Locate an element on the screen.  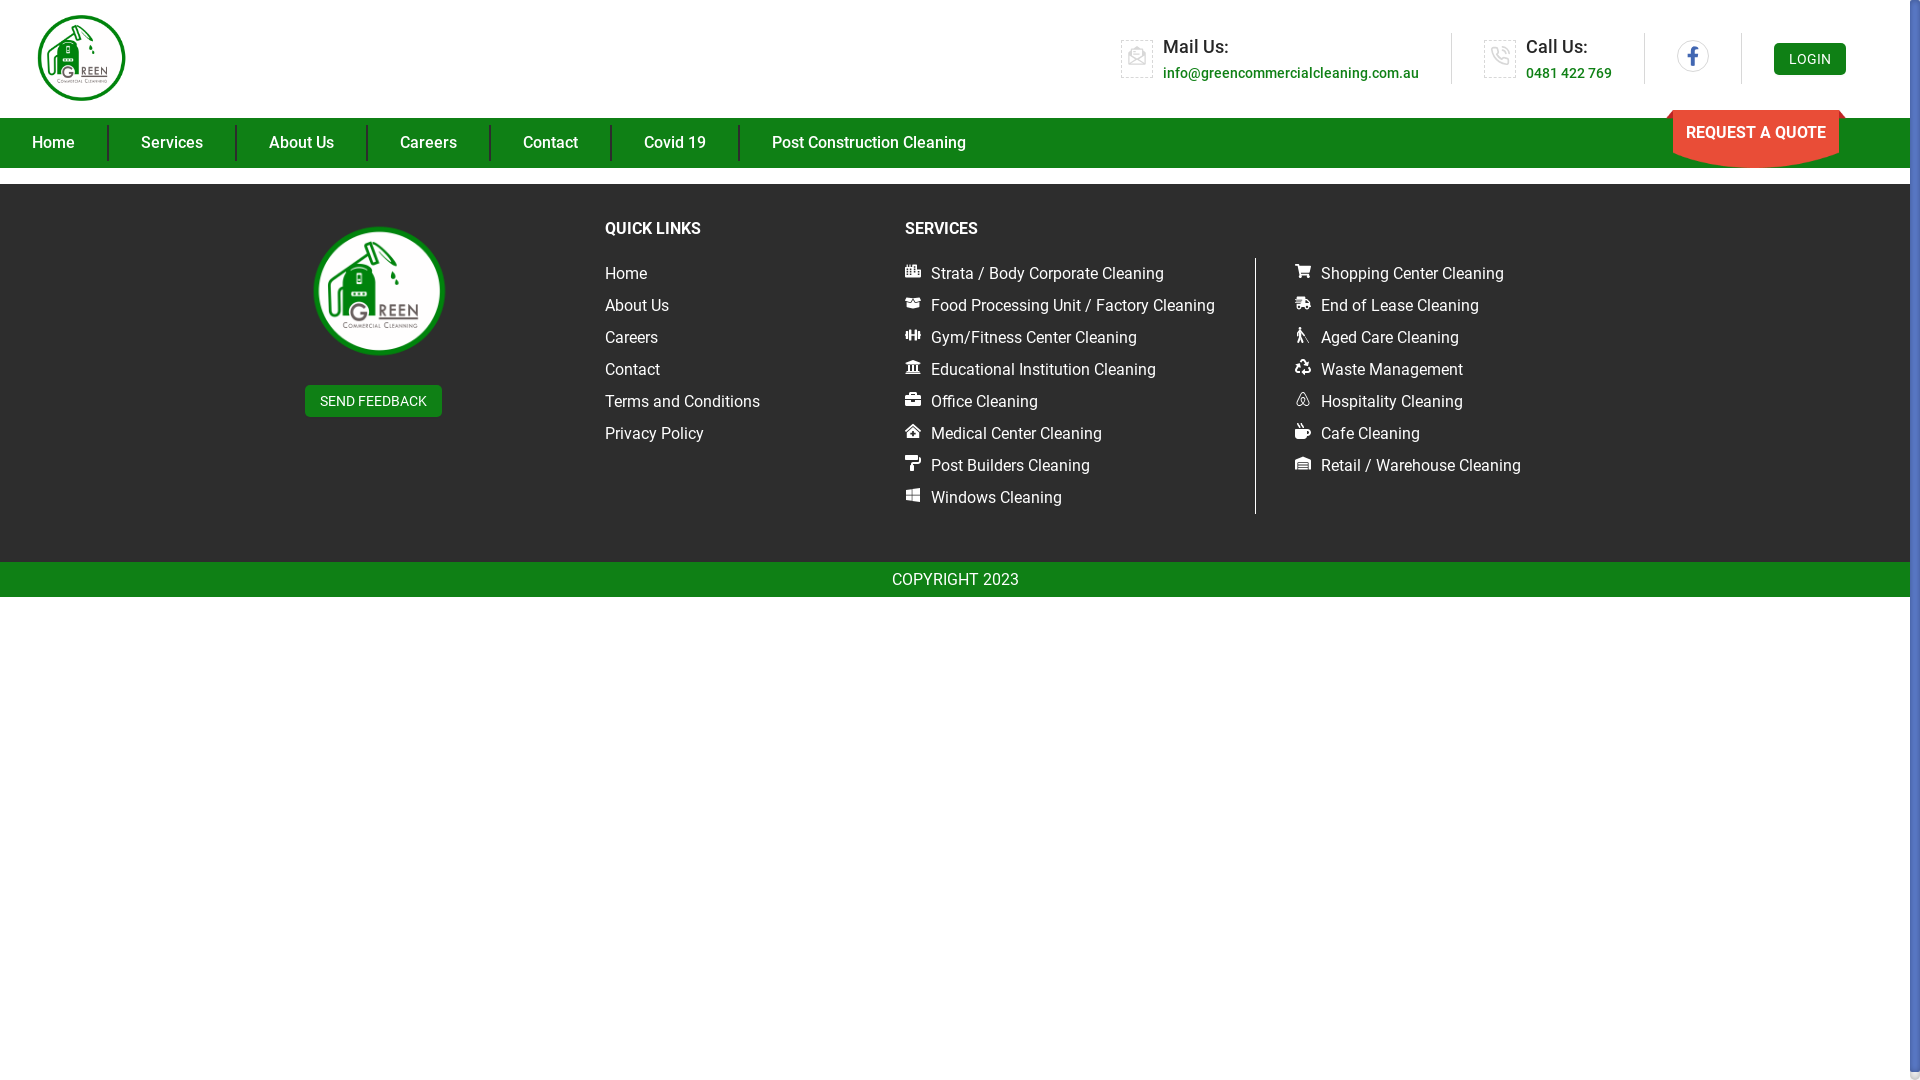
'Food Processing Unit / Factory Cleaning' is located at coordinates (1059, 305).